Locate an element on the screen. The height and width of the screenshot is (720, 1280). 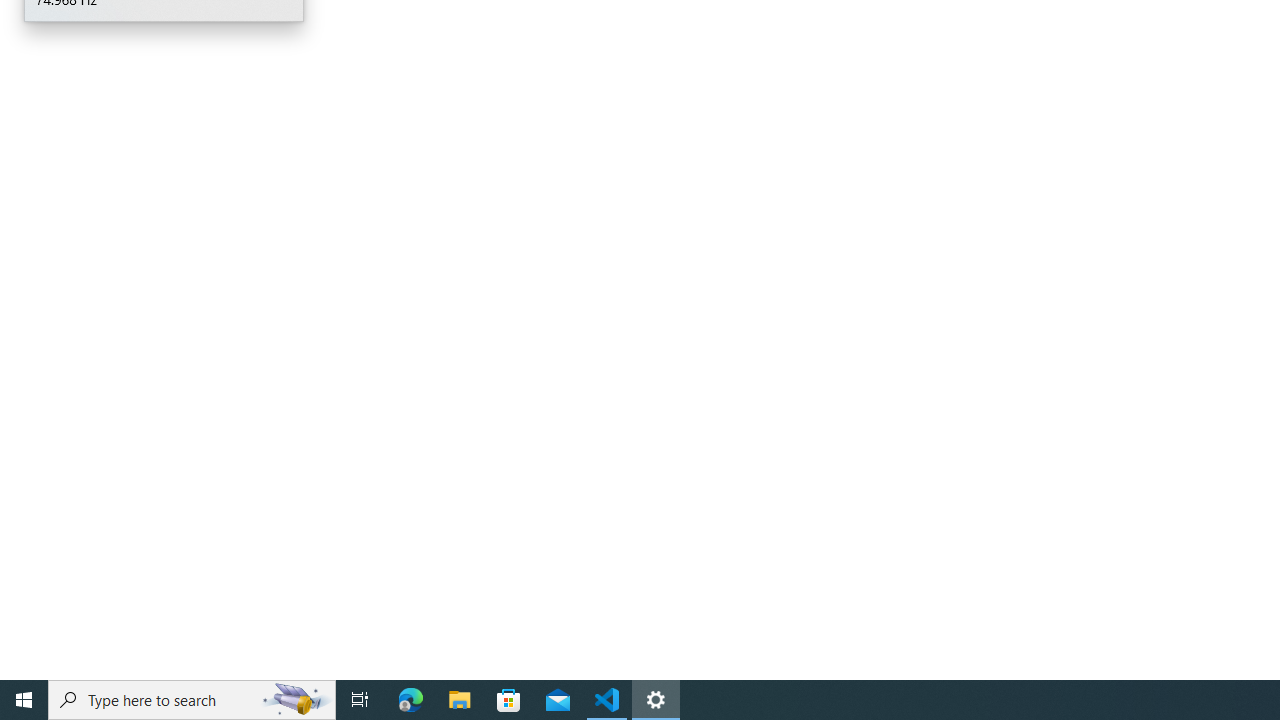
'Type here to search' is located at coordinates (192, 698).